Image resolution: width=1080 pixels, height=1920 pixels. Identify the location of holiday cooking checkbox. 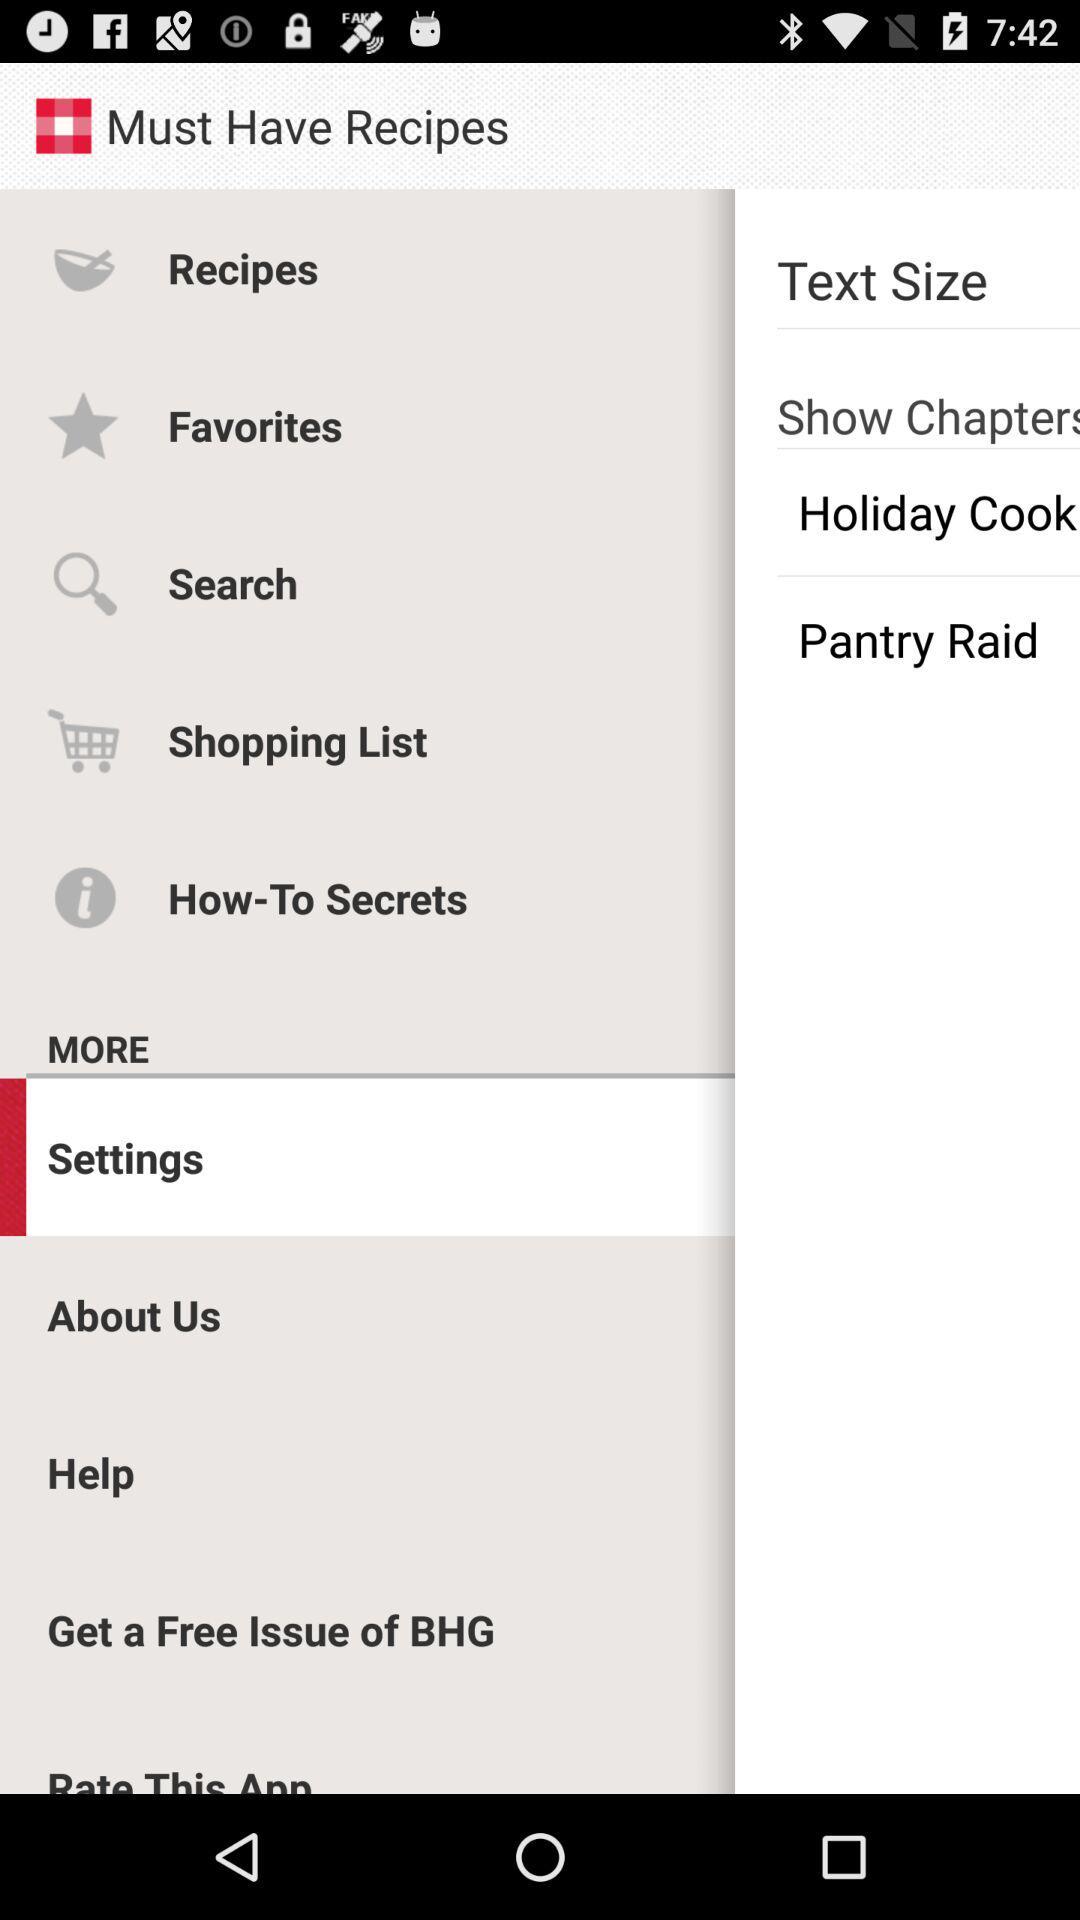
(928, 512).